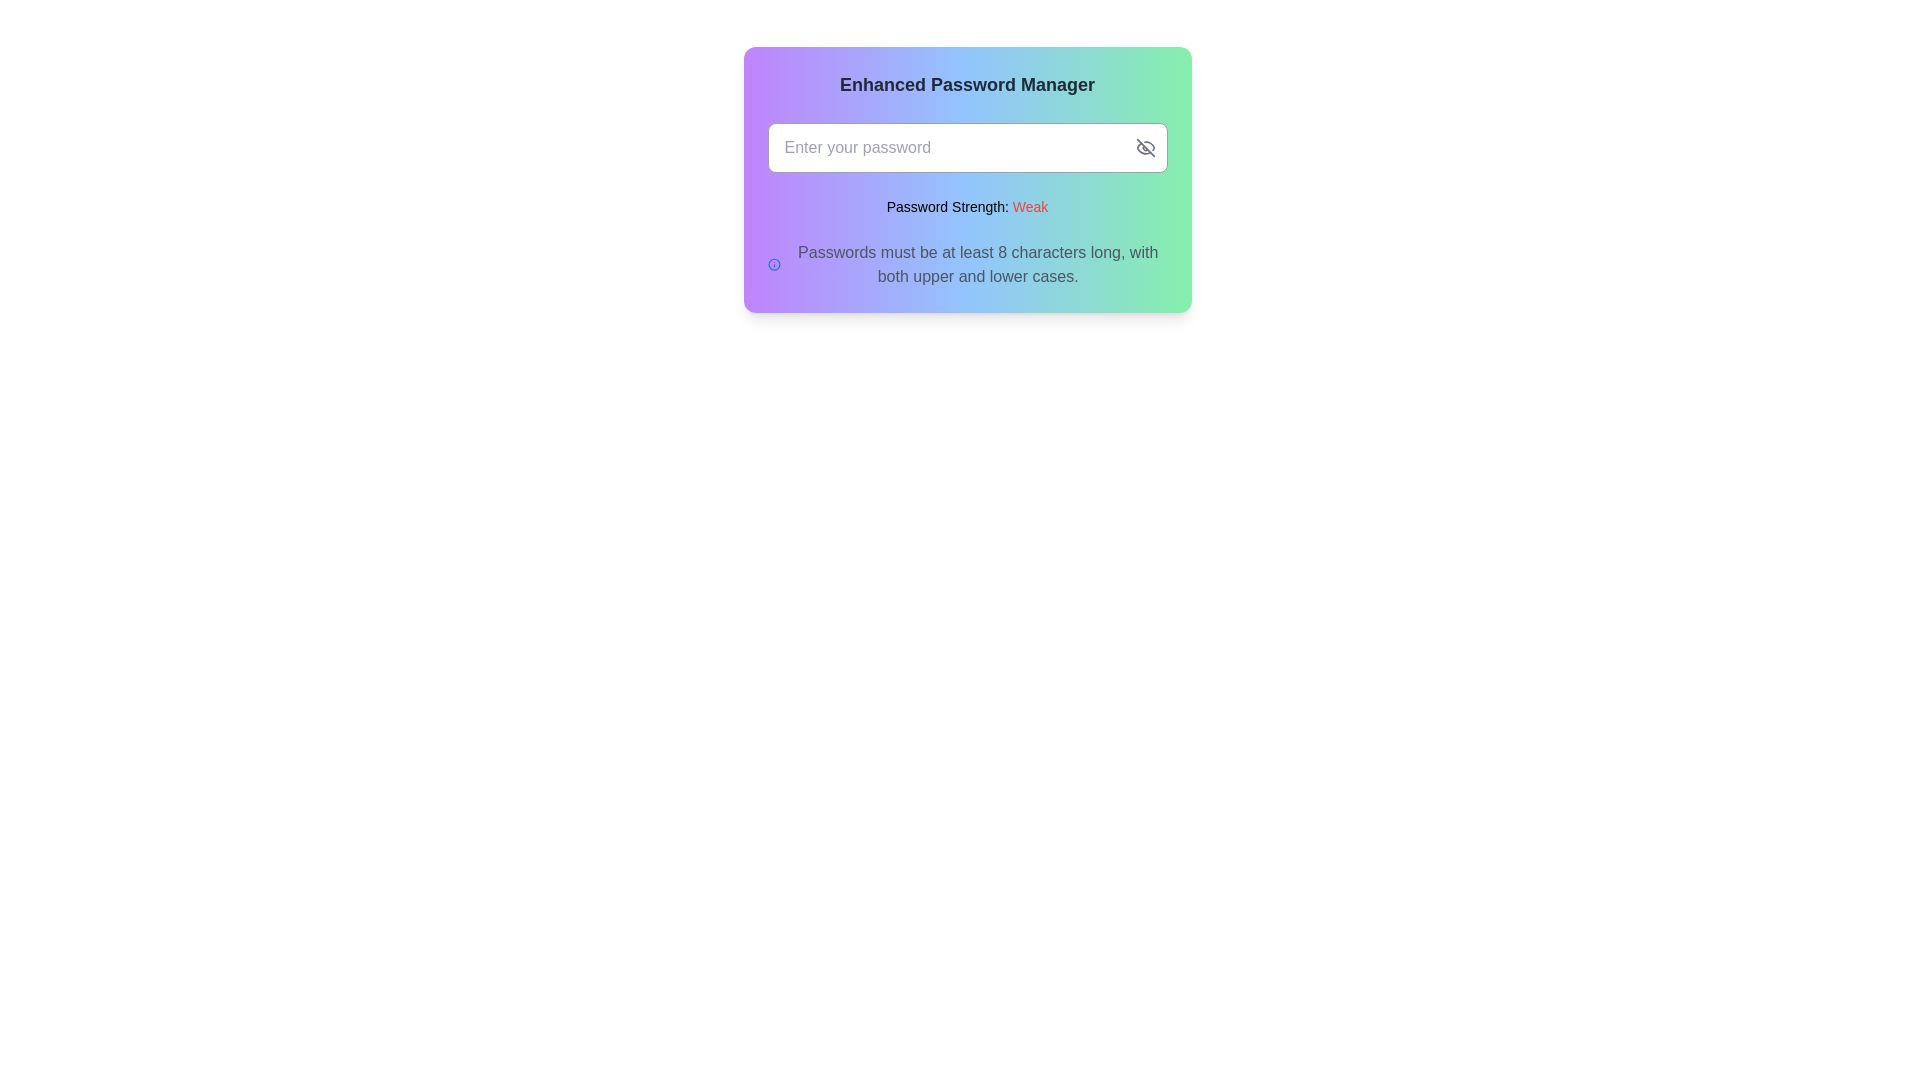  Describe the element at coordinates (1145, 146) in the screenshot. I see `the eye icon with a slash across it, located at the far right of the password input field` at that location.